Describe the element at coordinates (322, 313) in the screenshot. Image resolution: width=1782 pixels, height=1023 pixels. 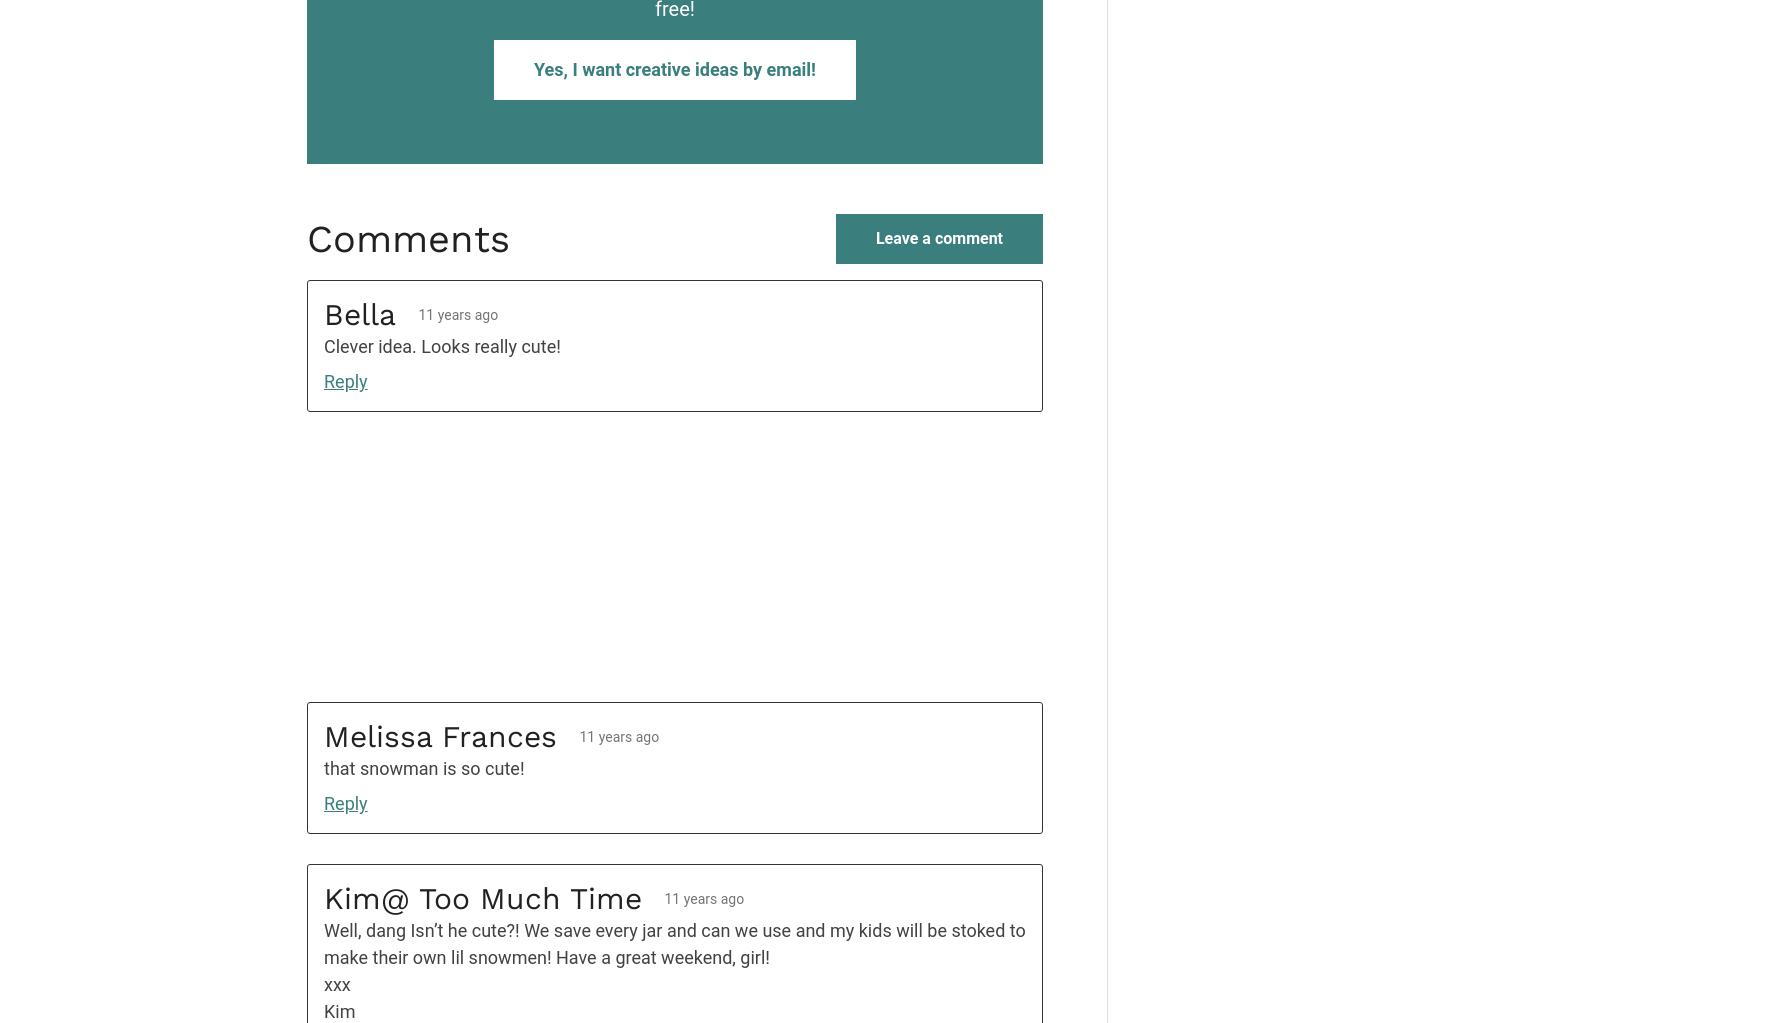
I see `'Bella'` at that location.